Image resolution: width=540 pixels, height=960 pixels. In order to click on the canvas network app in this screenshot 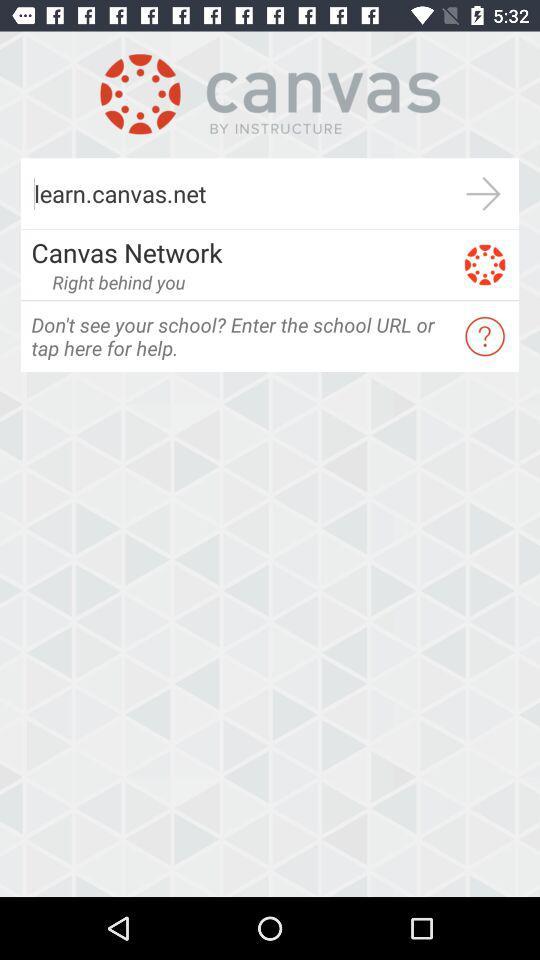, I will do `click(241, 251)`.